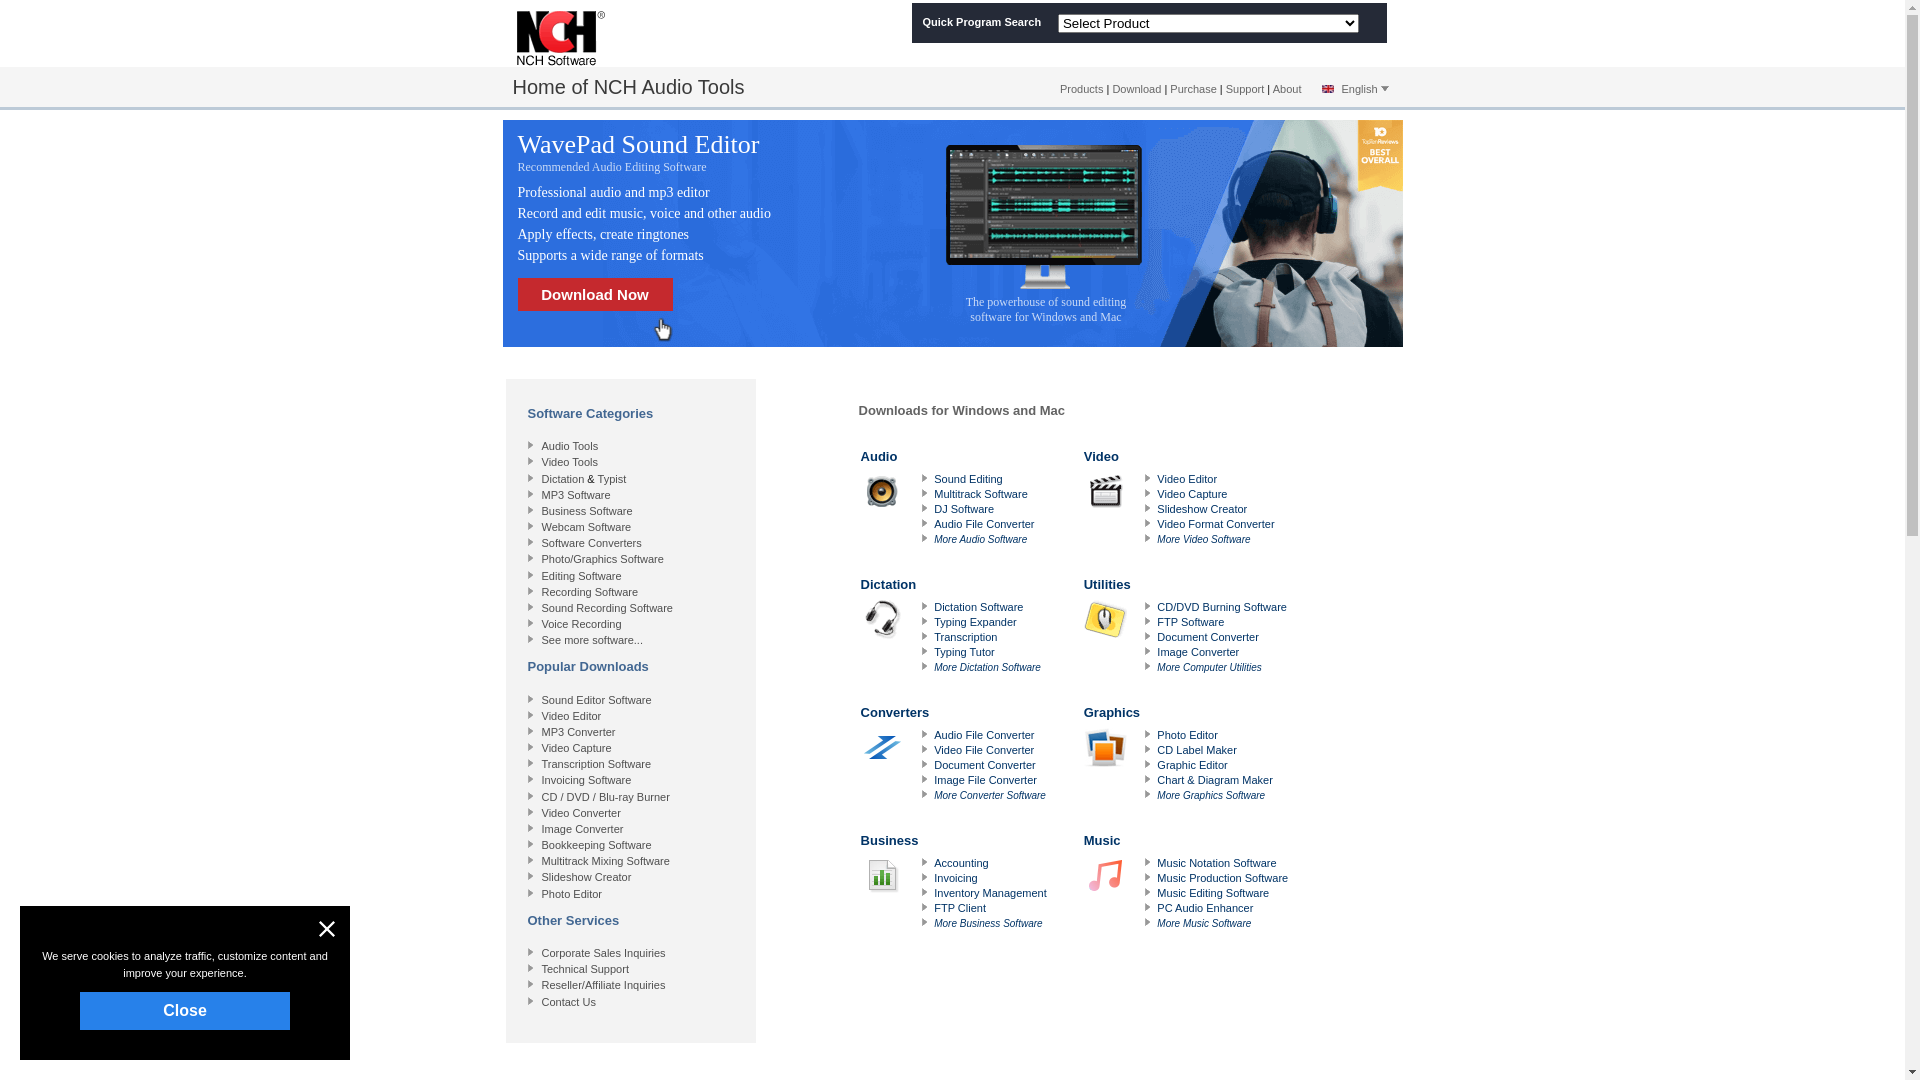 This screenshot has width=1920, height=1080. Describe the element at coordinates (980, 493) in the screenshot. I see `'Multitrack Software'` at that location.